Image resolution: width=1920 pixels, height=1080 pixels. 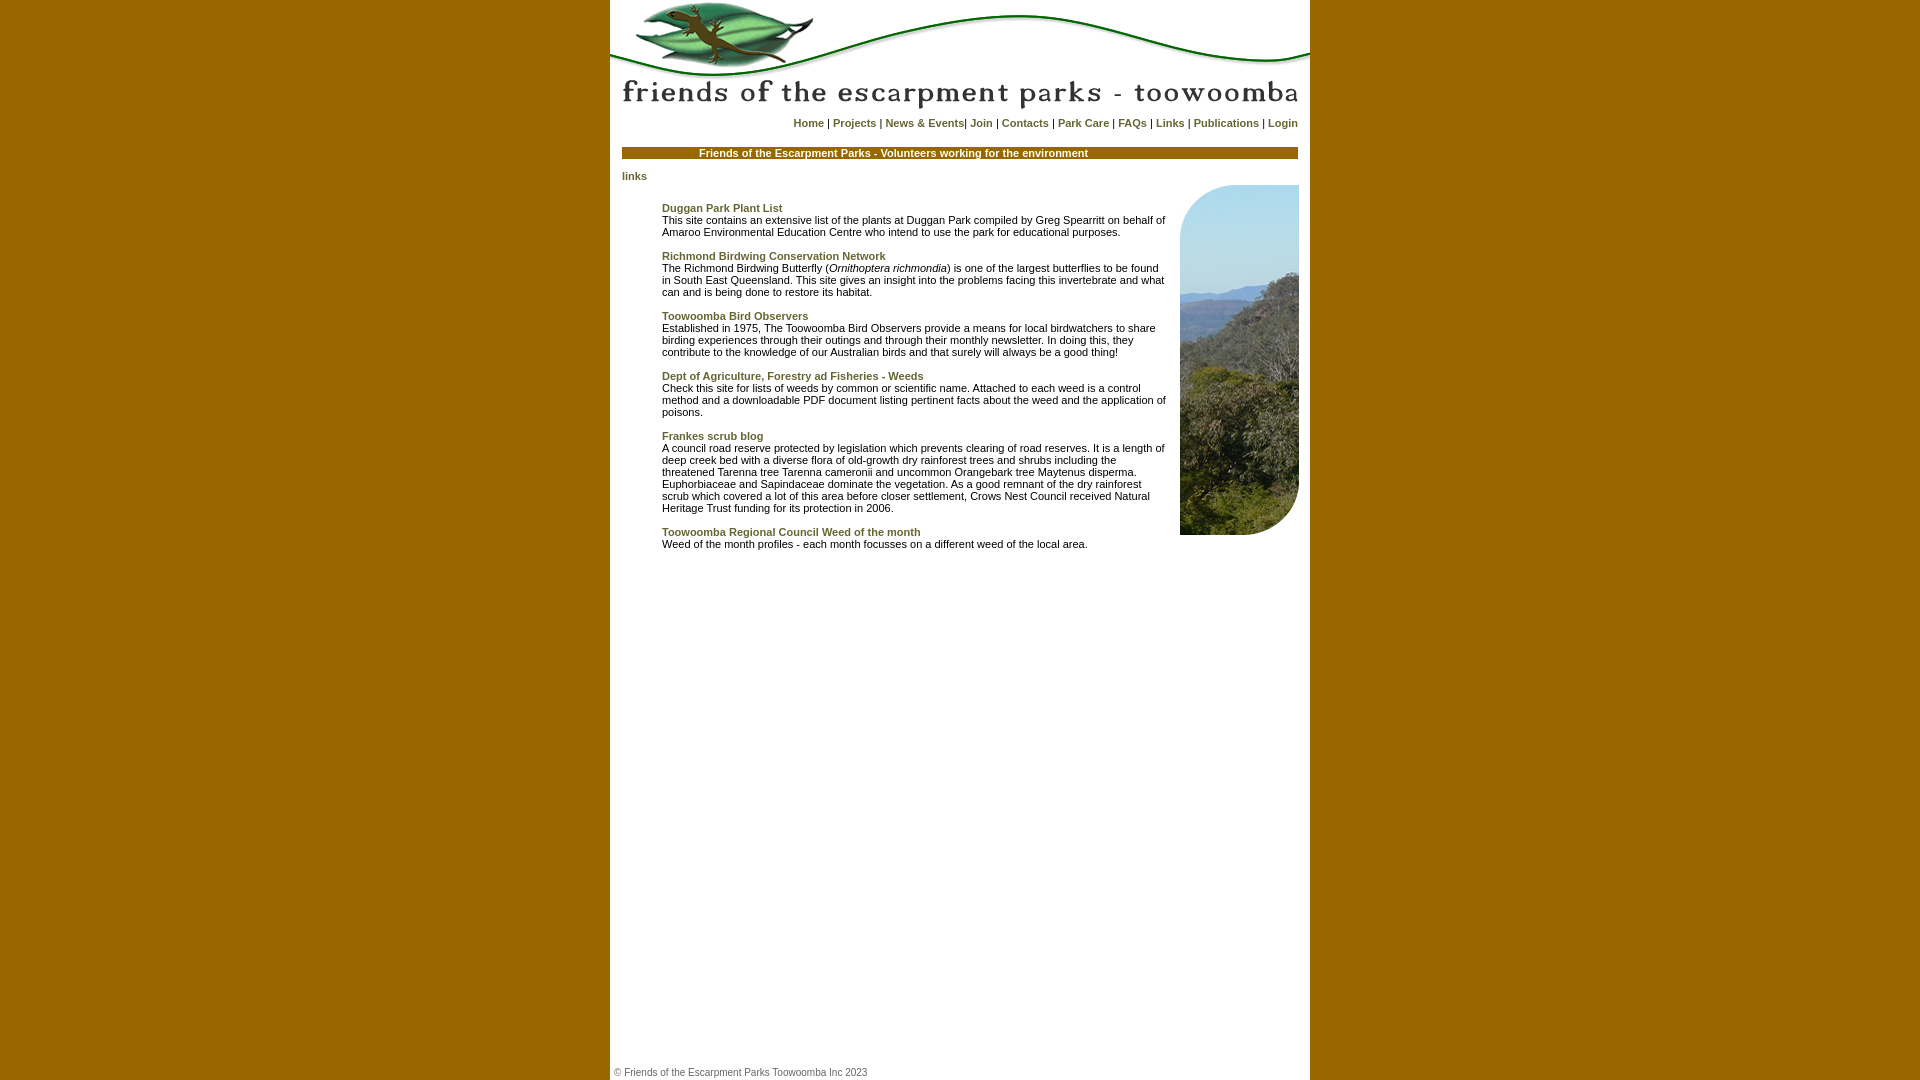 I want to click on 'News & Events', so click(x=923, y=122).